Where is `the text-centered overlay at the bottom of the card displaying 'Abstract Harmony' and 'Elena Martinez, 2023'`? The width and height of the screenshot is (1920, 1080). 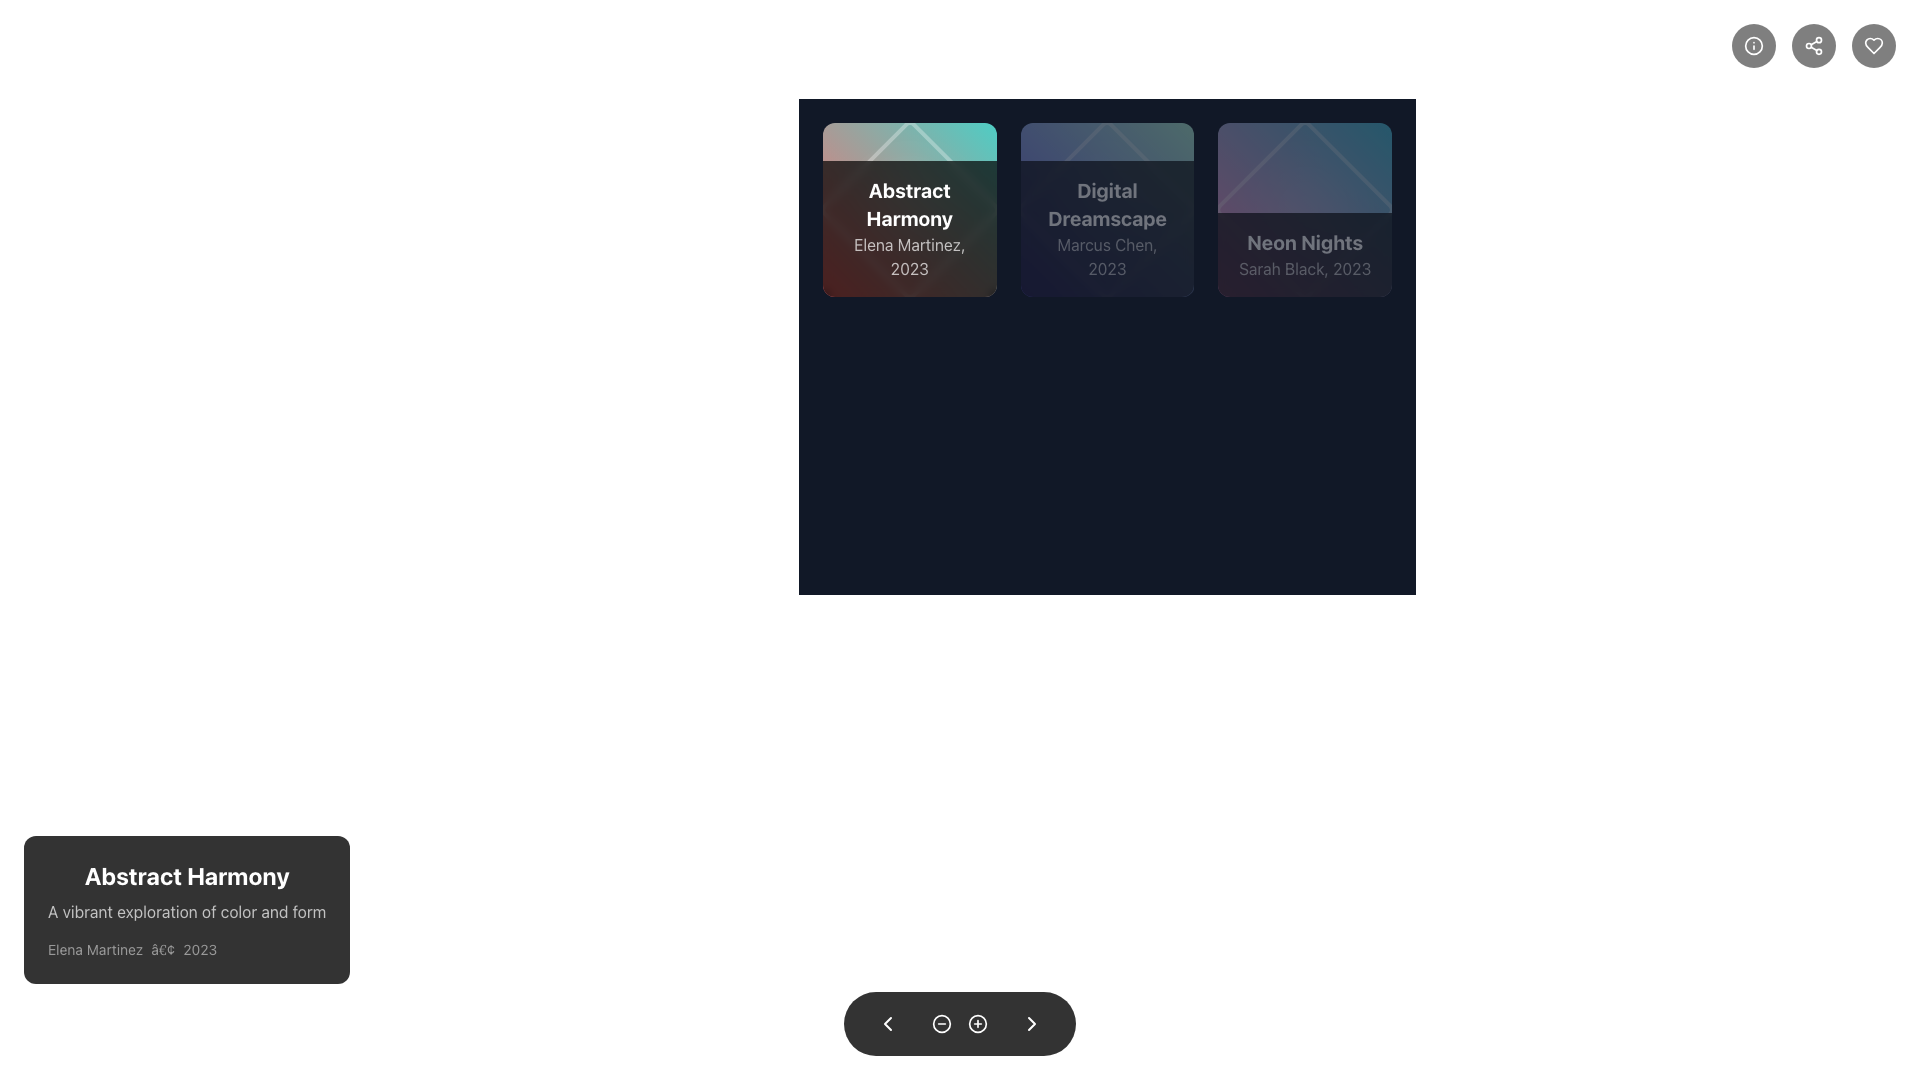
the text-centered overlay at the bottom of the card displaying 'Abstract Harmony' and 'Elena Martinez, 2023' is located at coordinates (908, 227).